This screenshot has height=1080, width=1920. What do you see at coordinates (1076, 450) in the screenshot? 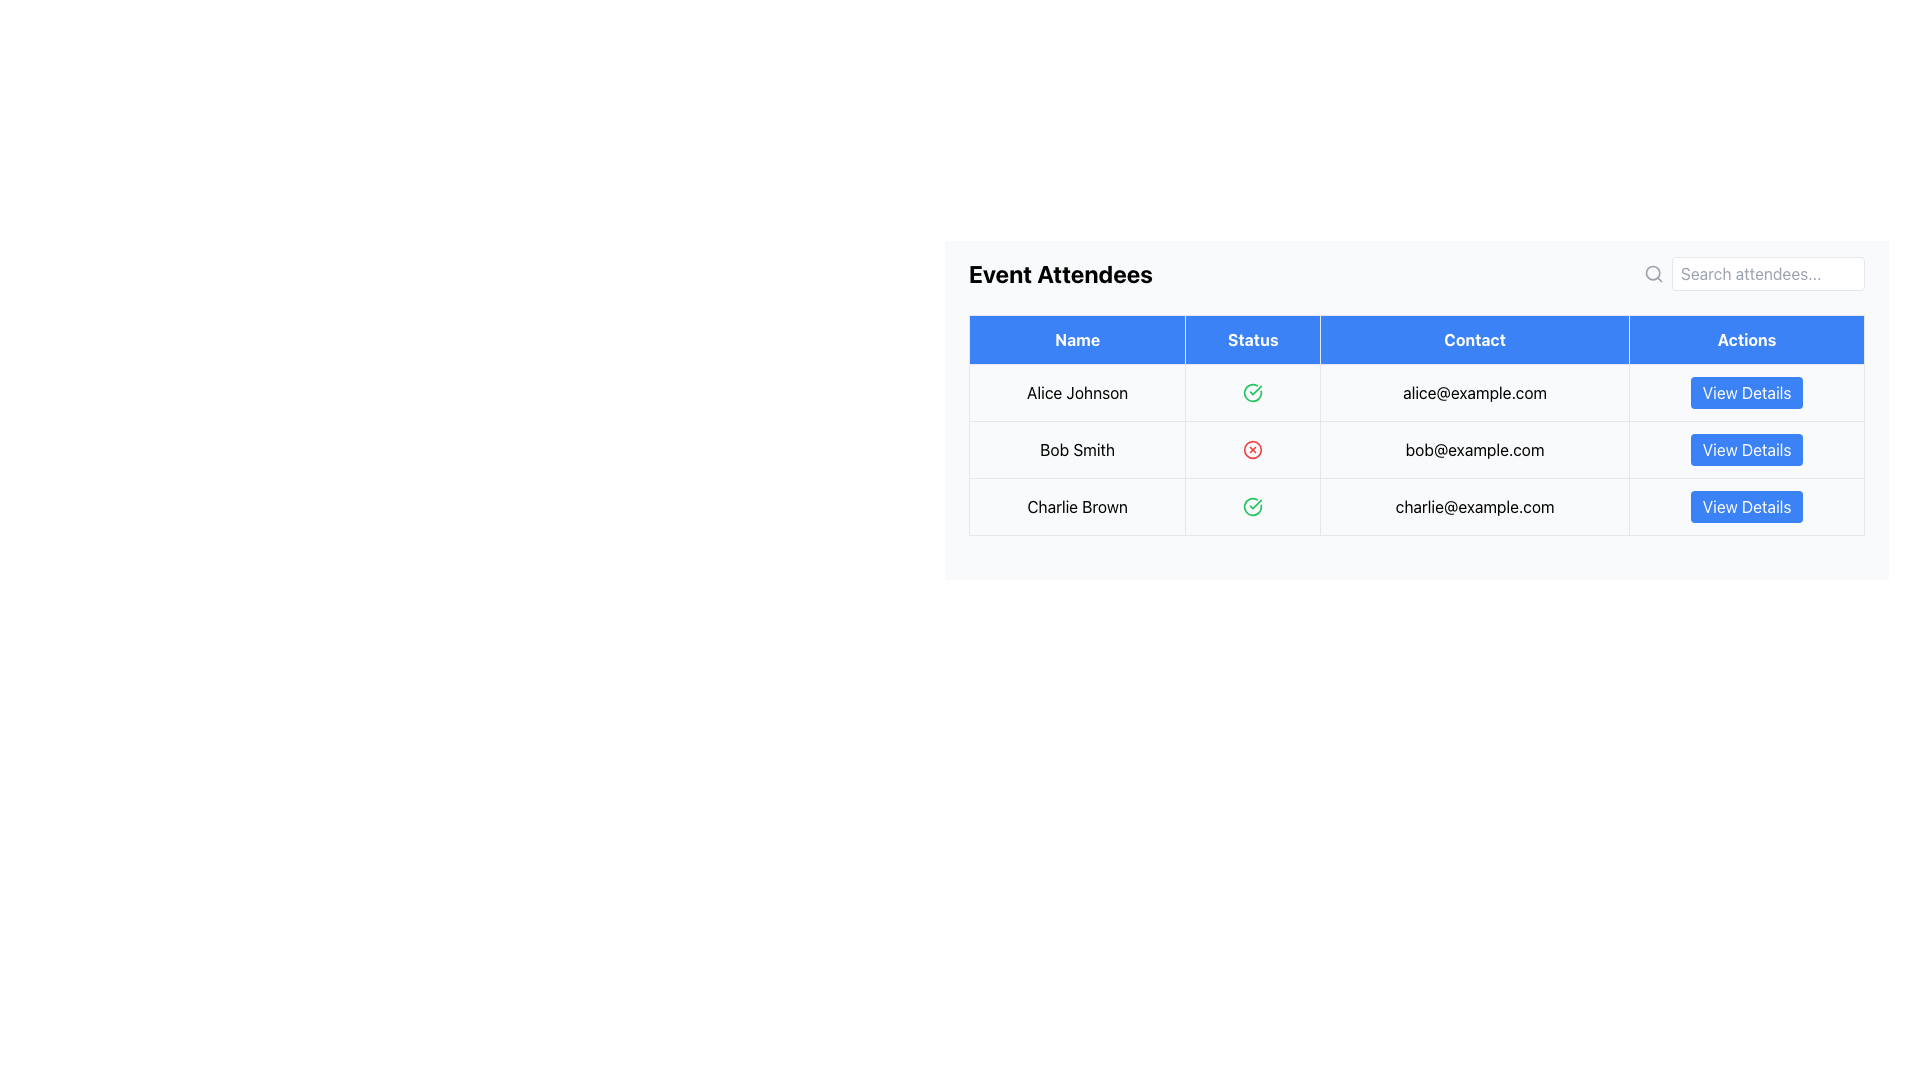
I see `the Text Label displaying 'Bob Smith' which is located in the second row of the table under the 'Name' column` at bounding box center [1076, 450].